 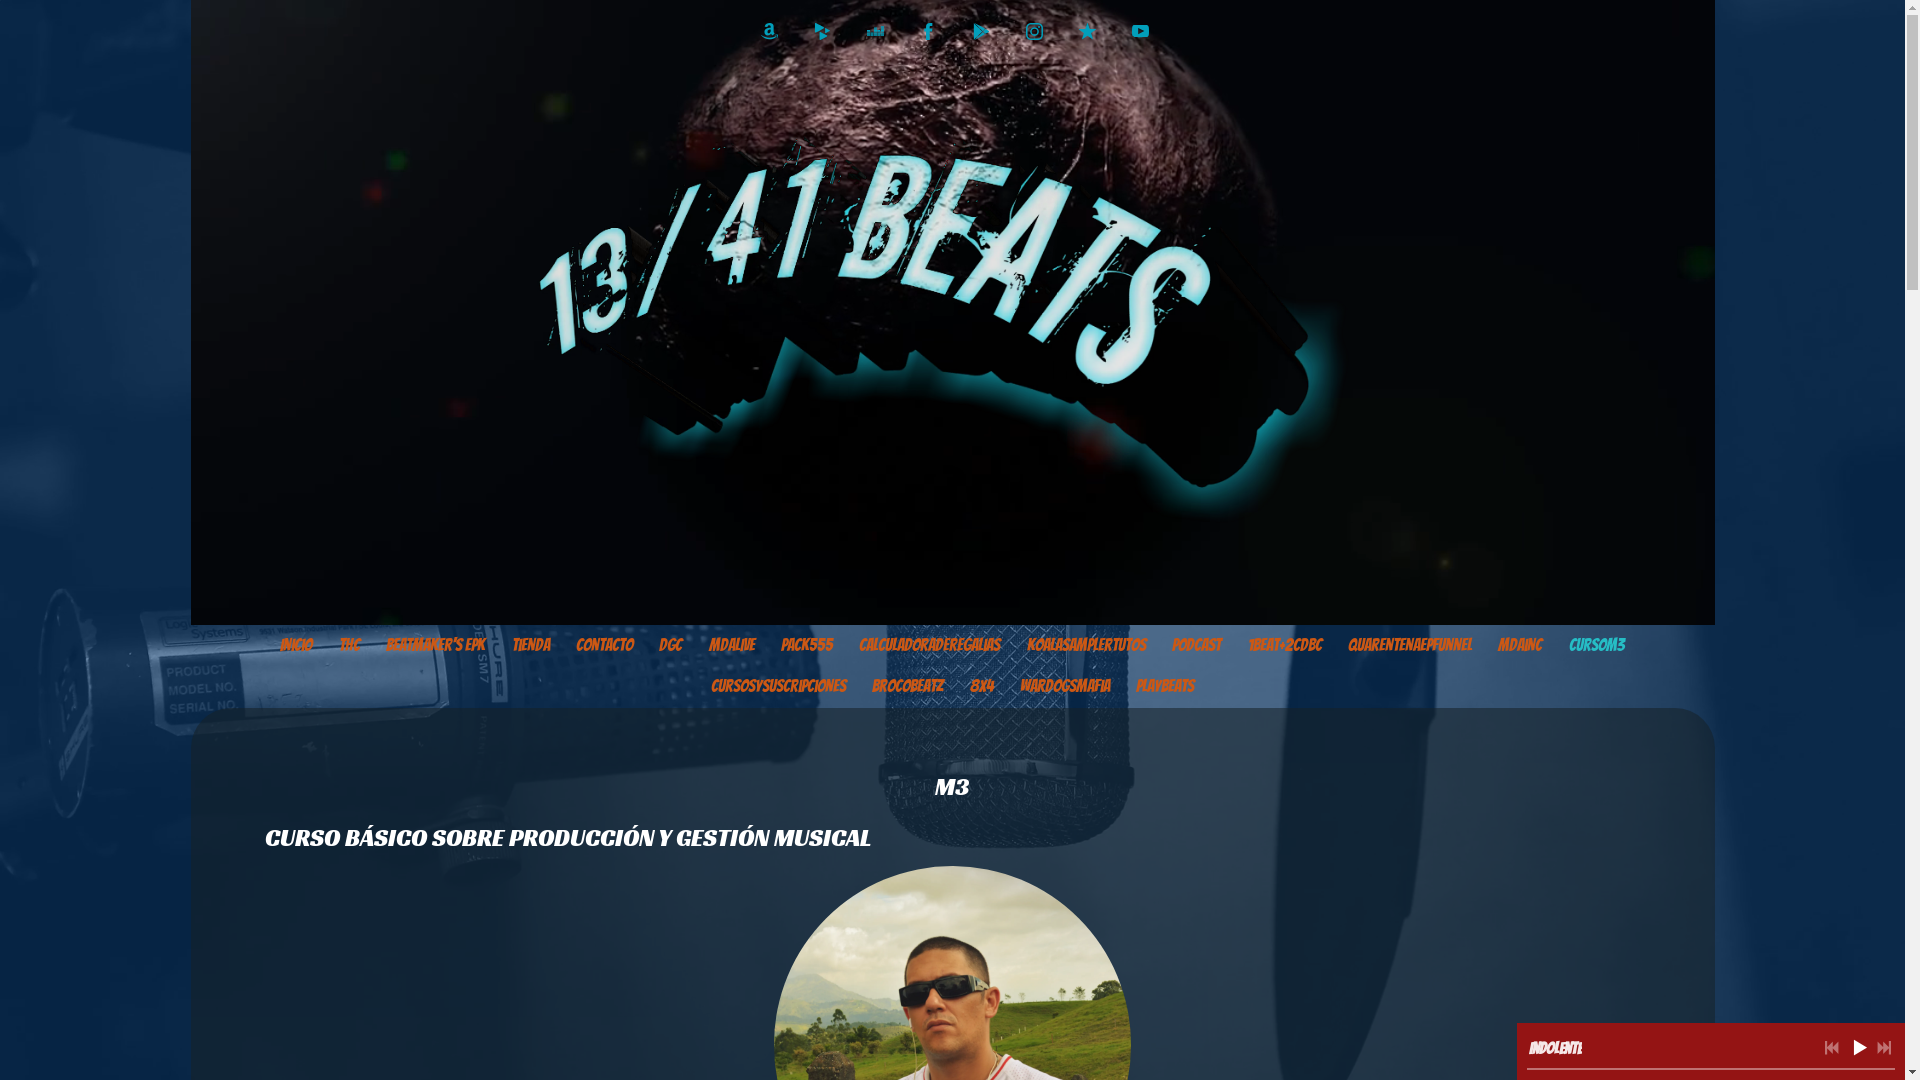 I want to click on 'Beatmaker's EPK', so click(x=373, y=645).